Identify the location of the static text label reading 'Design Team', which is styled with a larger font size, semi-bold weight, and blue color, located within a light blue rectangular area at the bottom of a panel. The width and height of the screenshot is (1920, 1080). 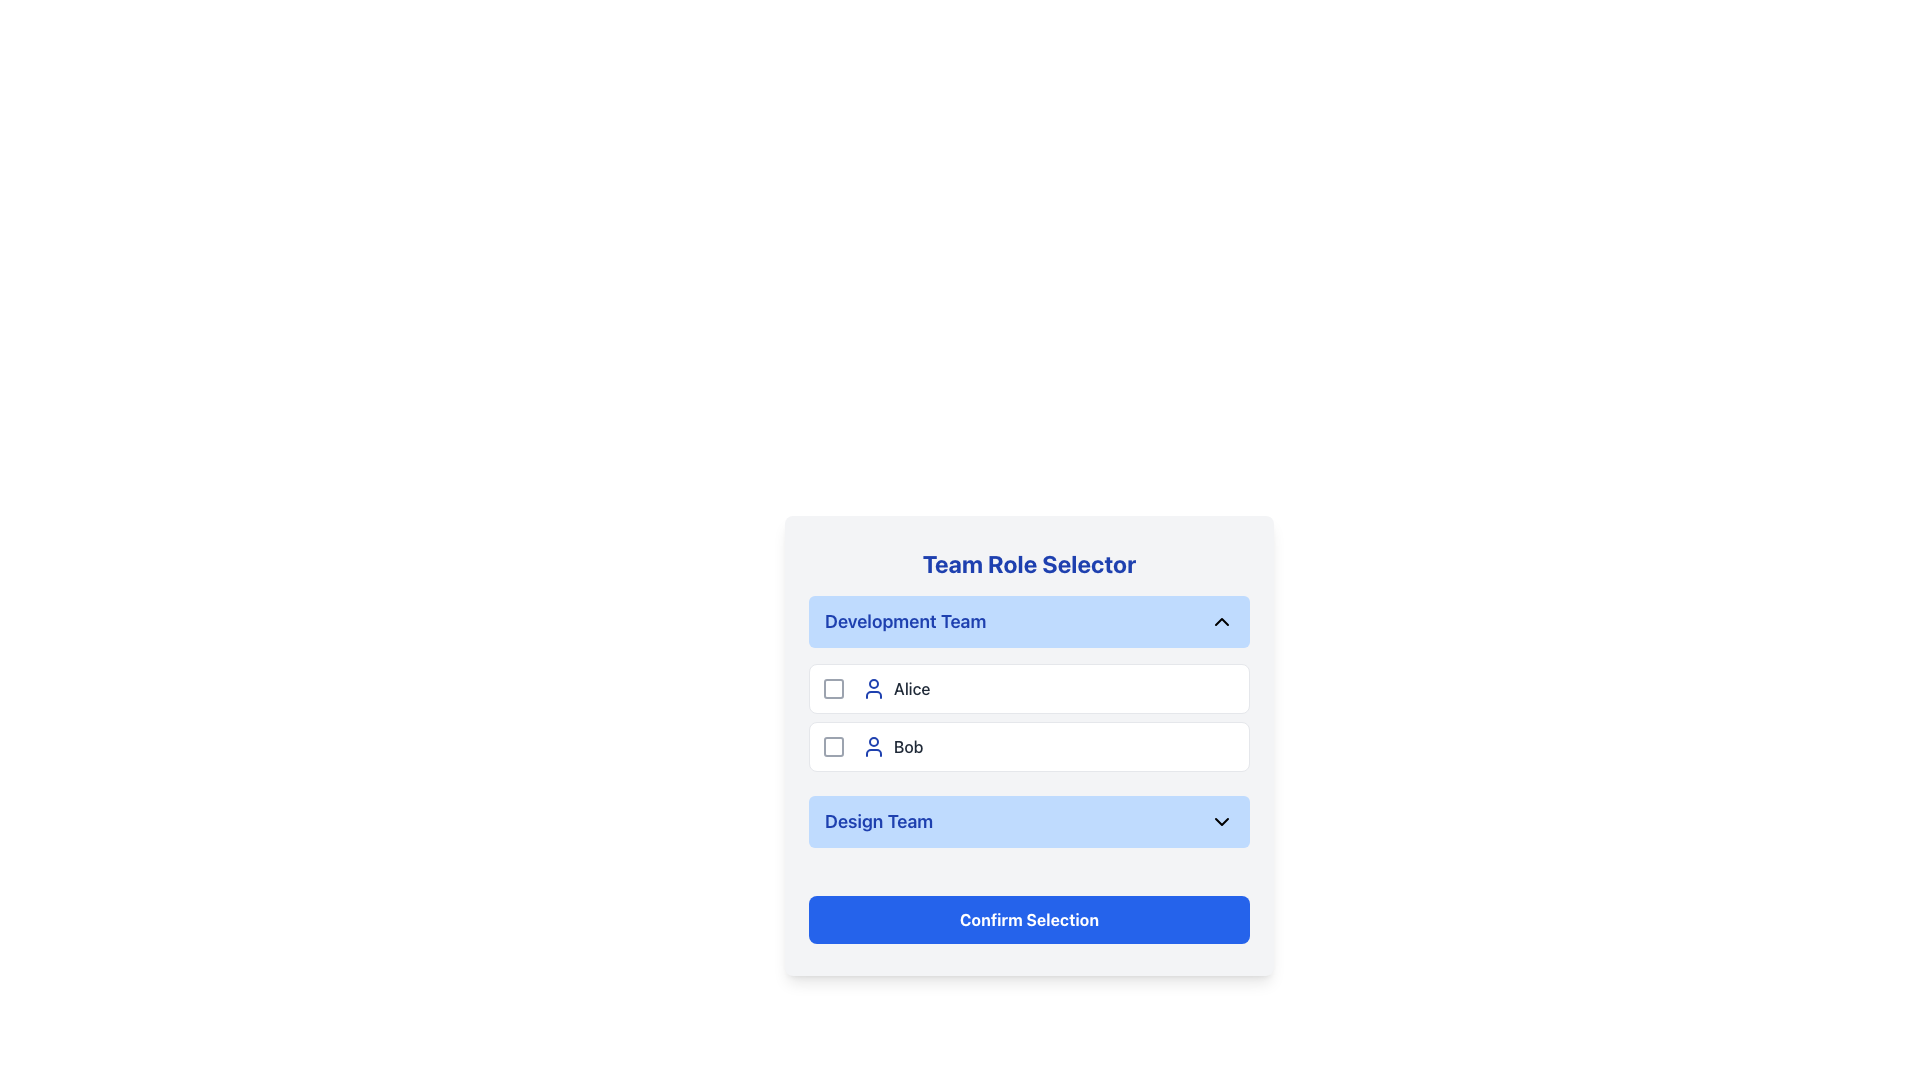
(879, 821).